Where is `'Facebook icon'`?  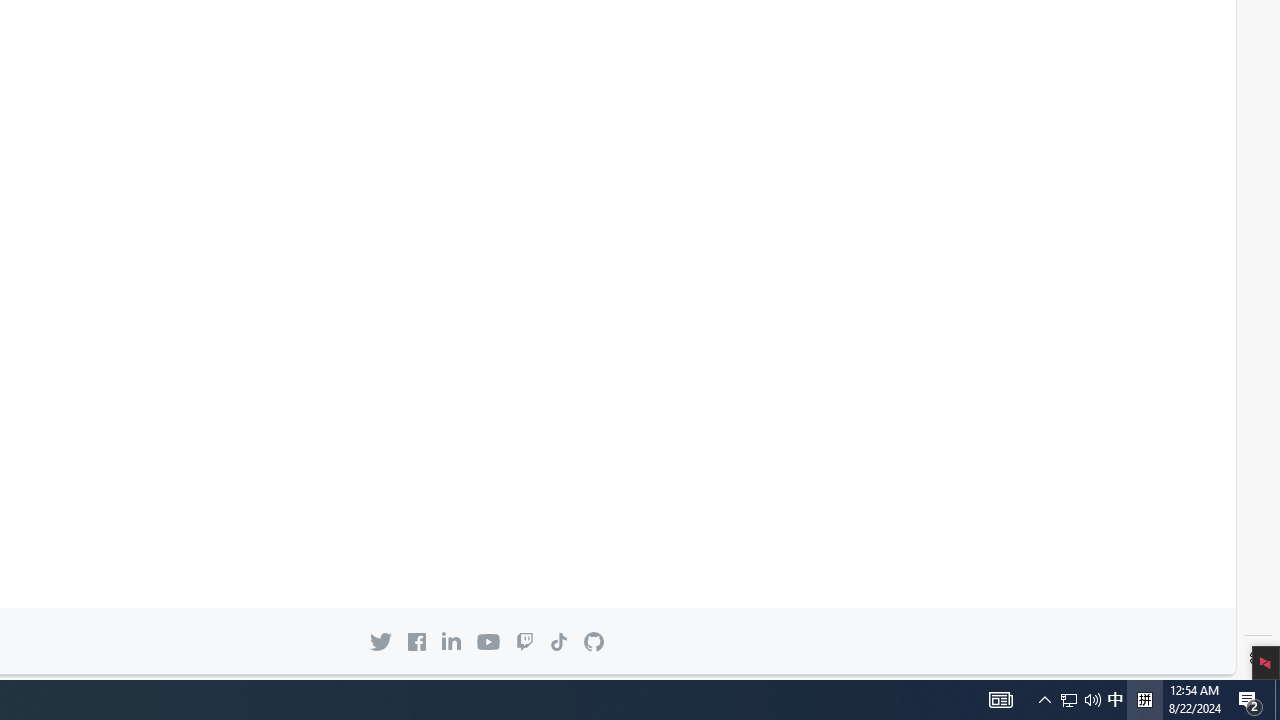
'Facebook icon' is located at coordinates (416, 641).